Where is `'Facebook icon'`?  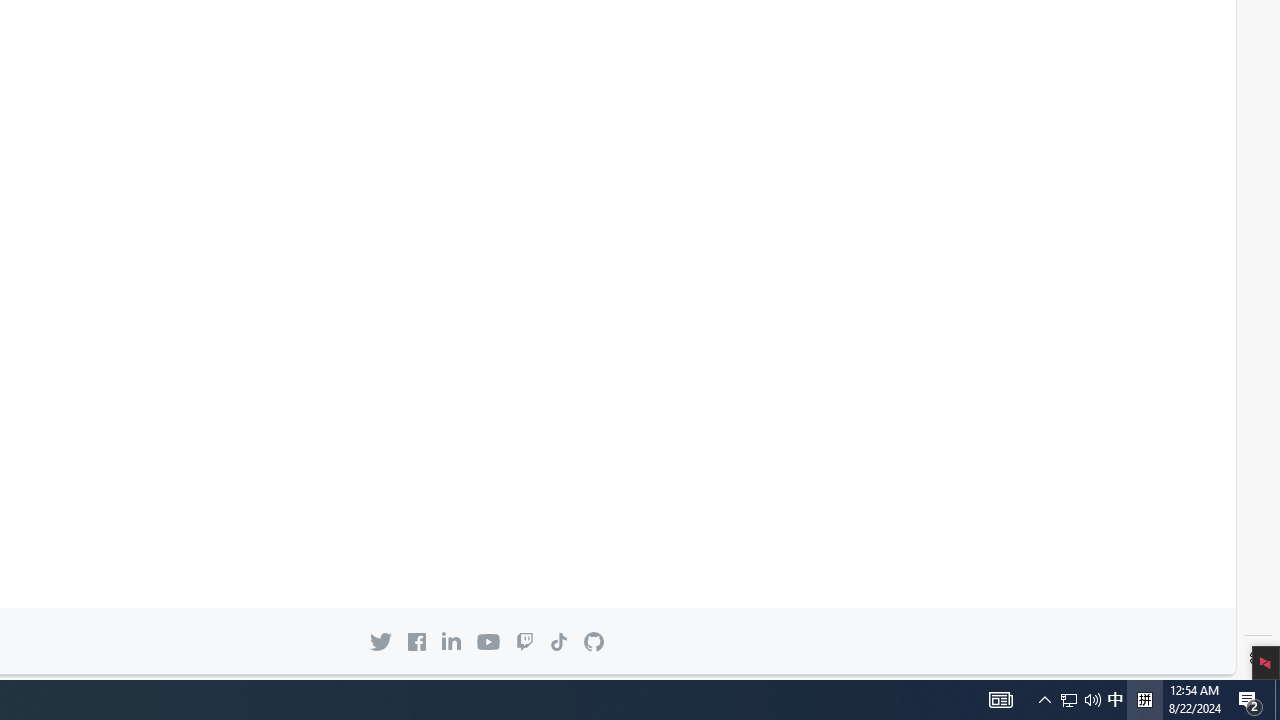
'Facebook icon' is located at coordinates (416, 641).